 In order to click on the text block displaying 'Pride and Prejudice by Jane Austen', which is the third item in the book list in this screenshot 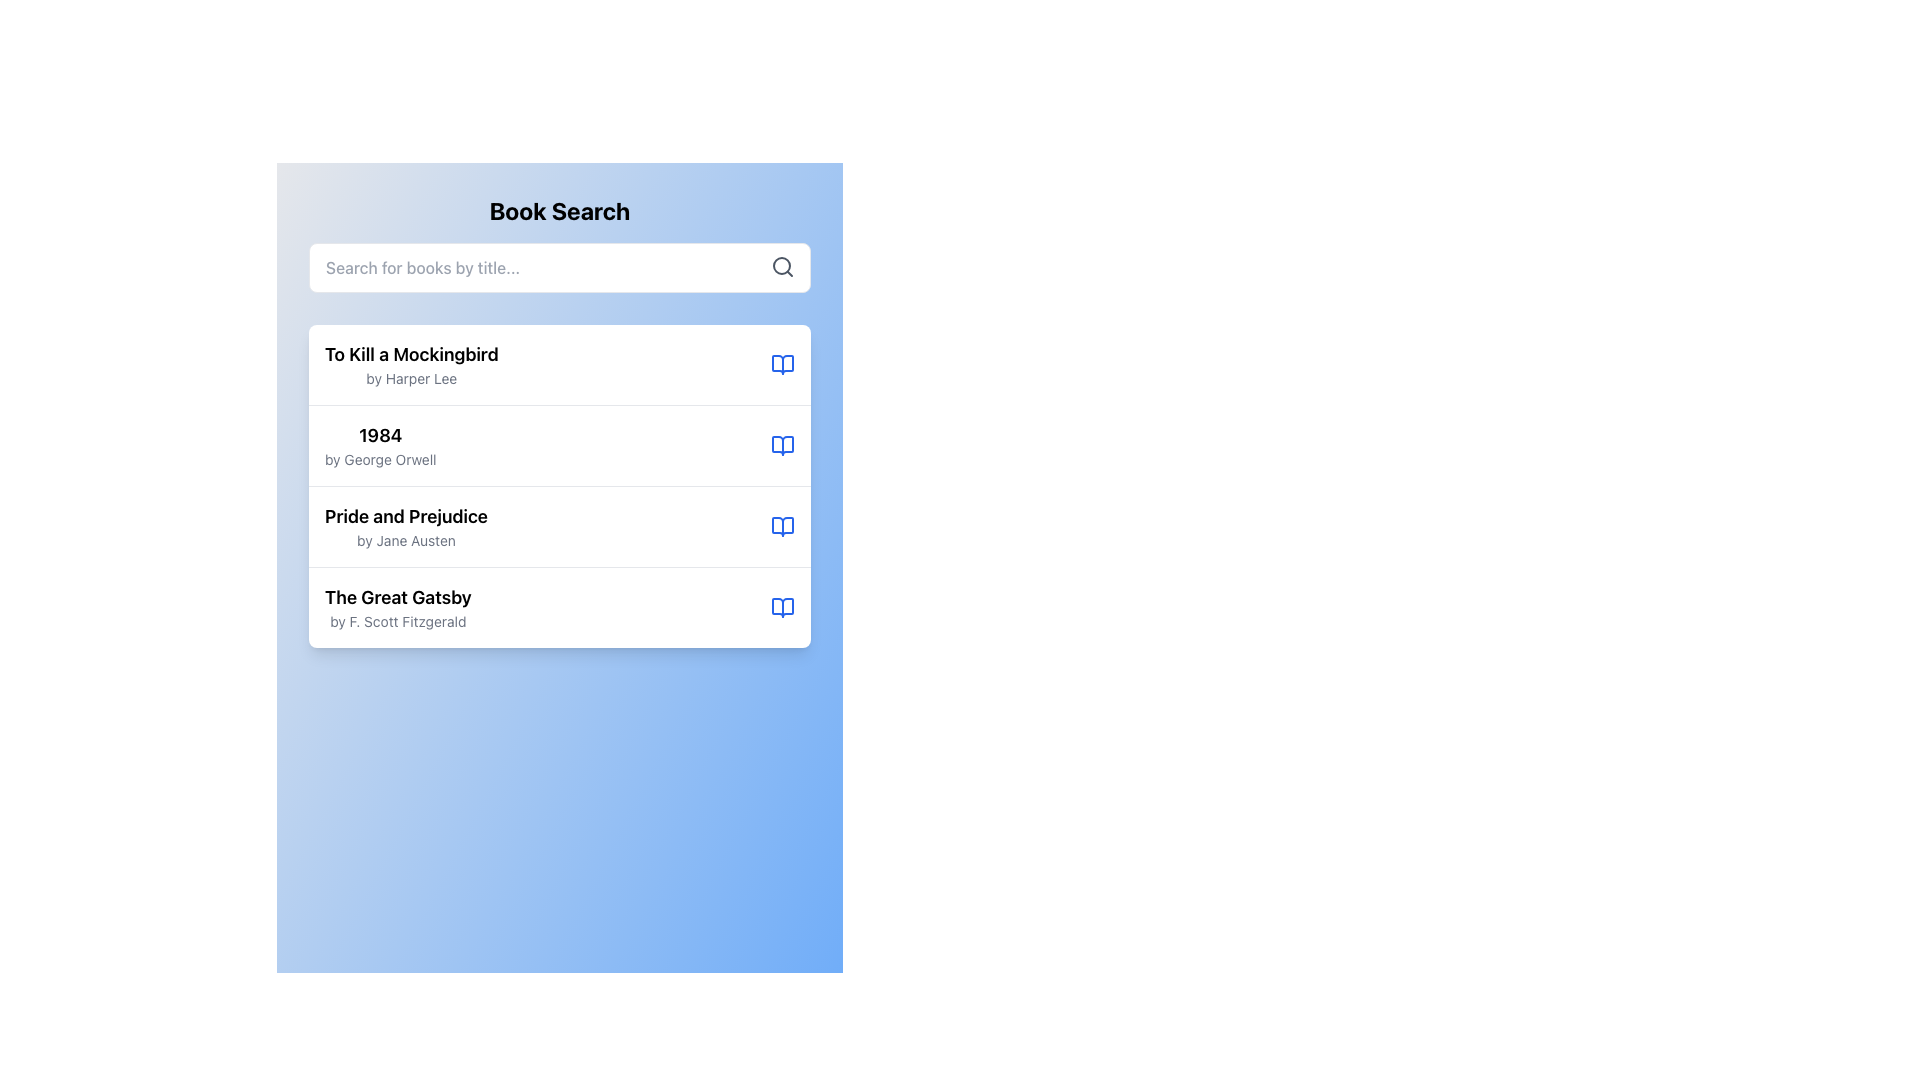, I will do `click(405, 526)`.